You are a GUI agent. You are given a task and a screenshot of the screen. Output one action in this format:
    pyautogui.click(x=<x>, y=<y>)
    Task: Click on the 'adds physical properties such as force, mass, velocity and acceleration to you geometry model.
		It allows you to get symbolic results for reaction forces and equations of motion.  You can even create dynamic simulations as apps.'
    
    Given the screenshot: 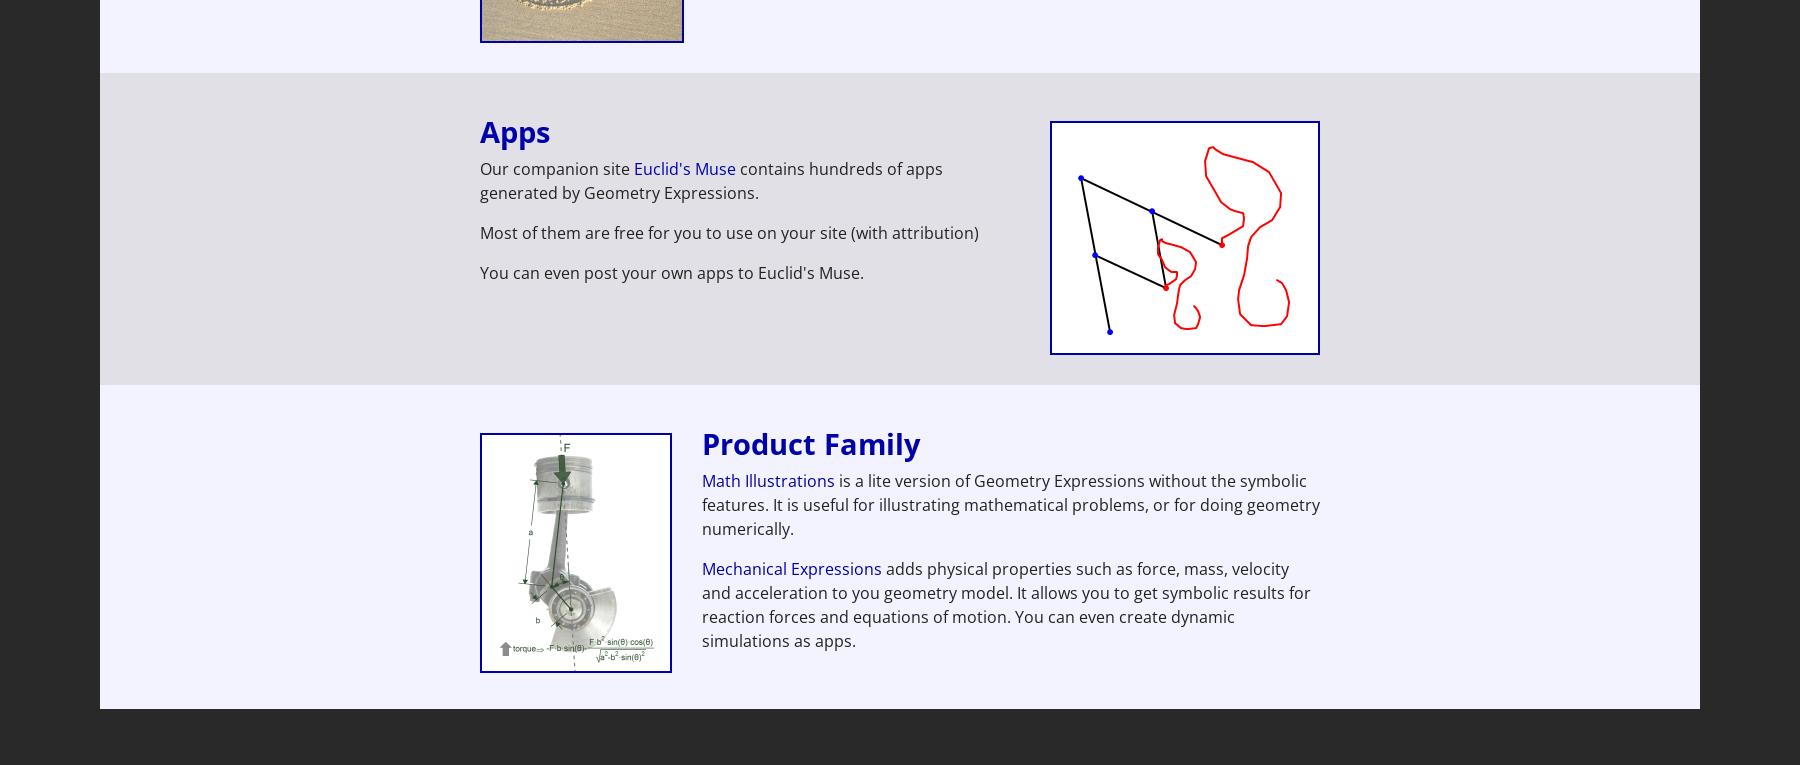 What is the action you would take?
    pyautogui.click(x=701, y=602)
    